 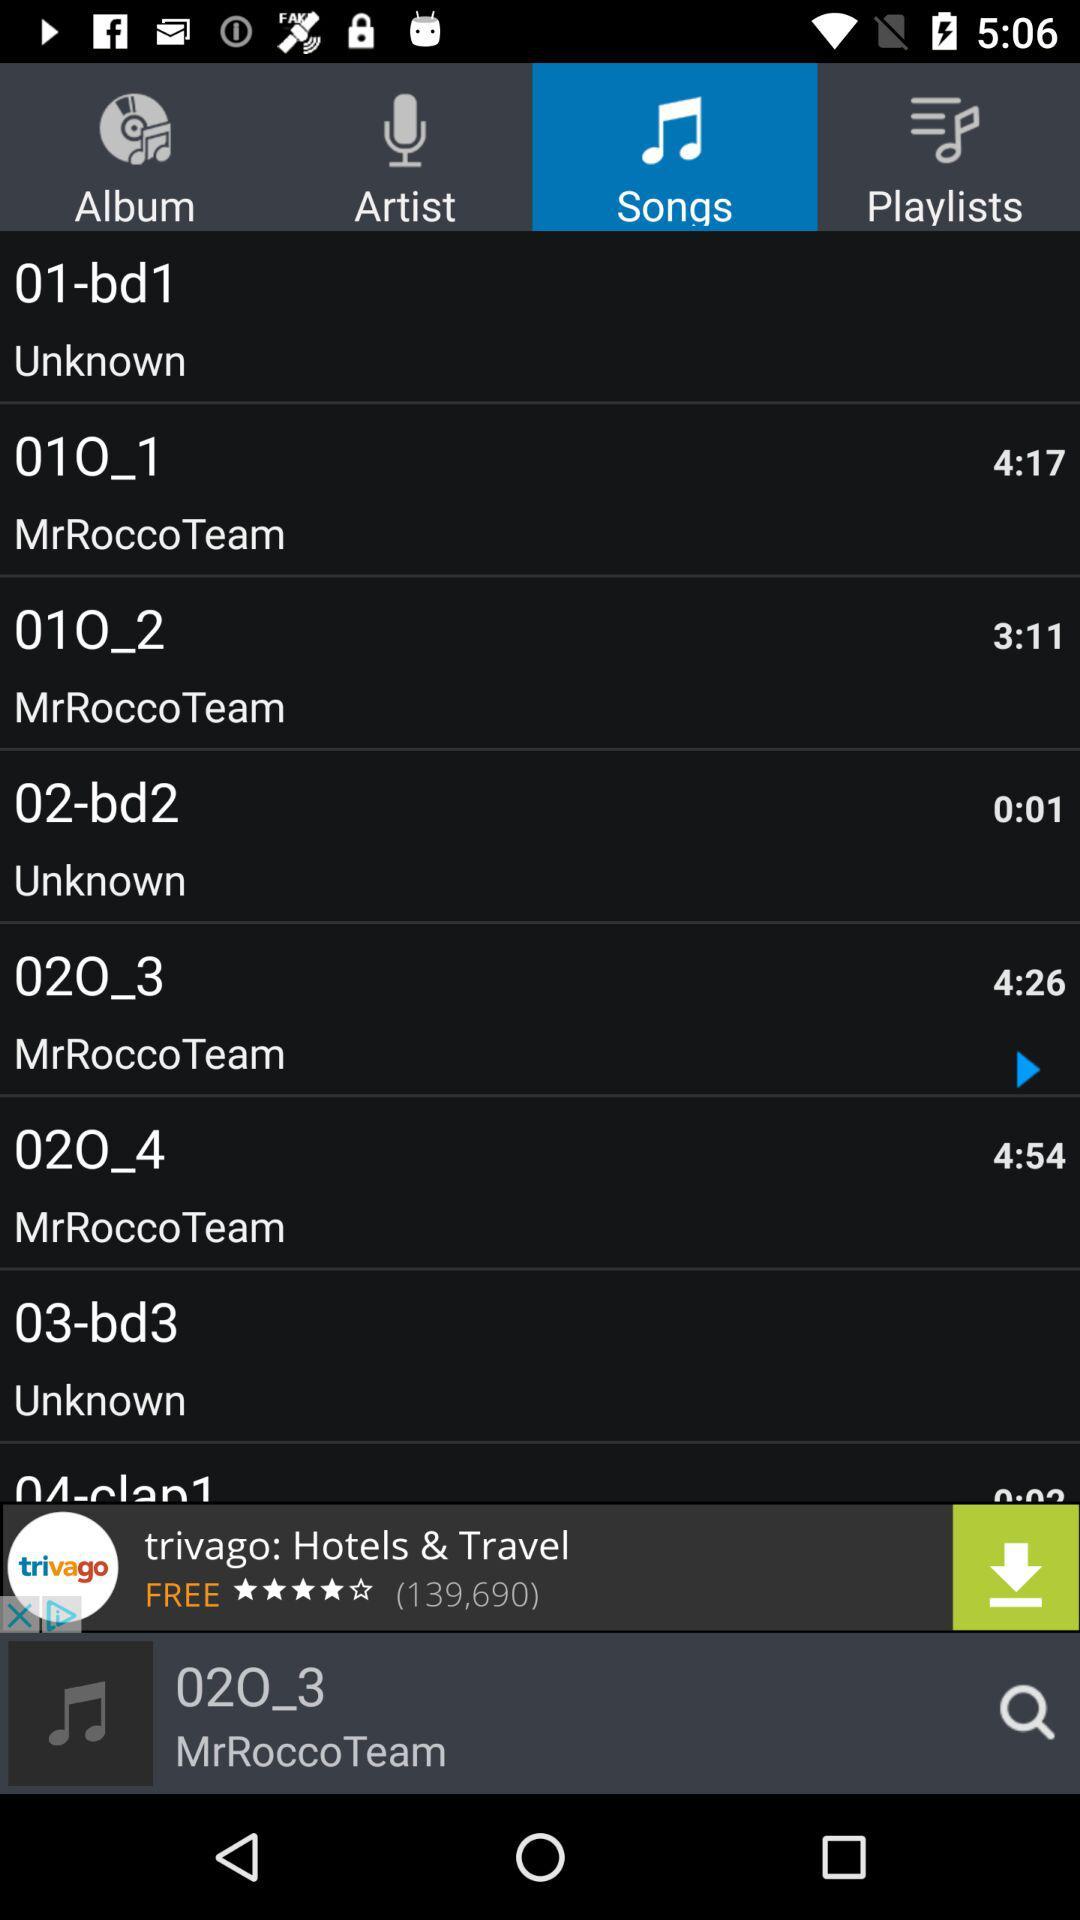 I want to click on open trivago advertisement, so click(x=540, y=1566).